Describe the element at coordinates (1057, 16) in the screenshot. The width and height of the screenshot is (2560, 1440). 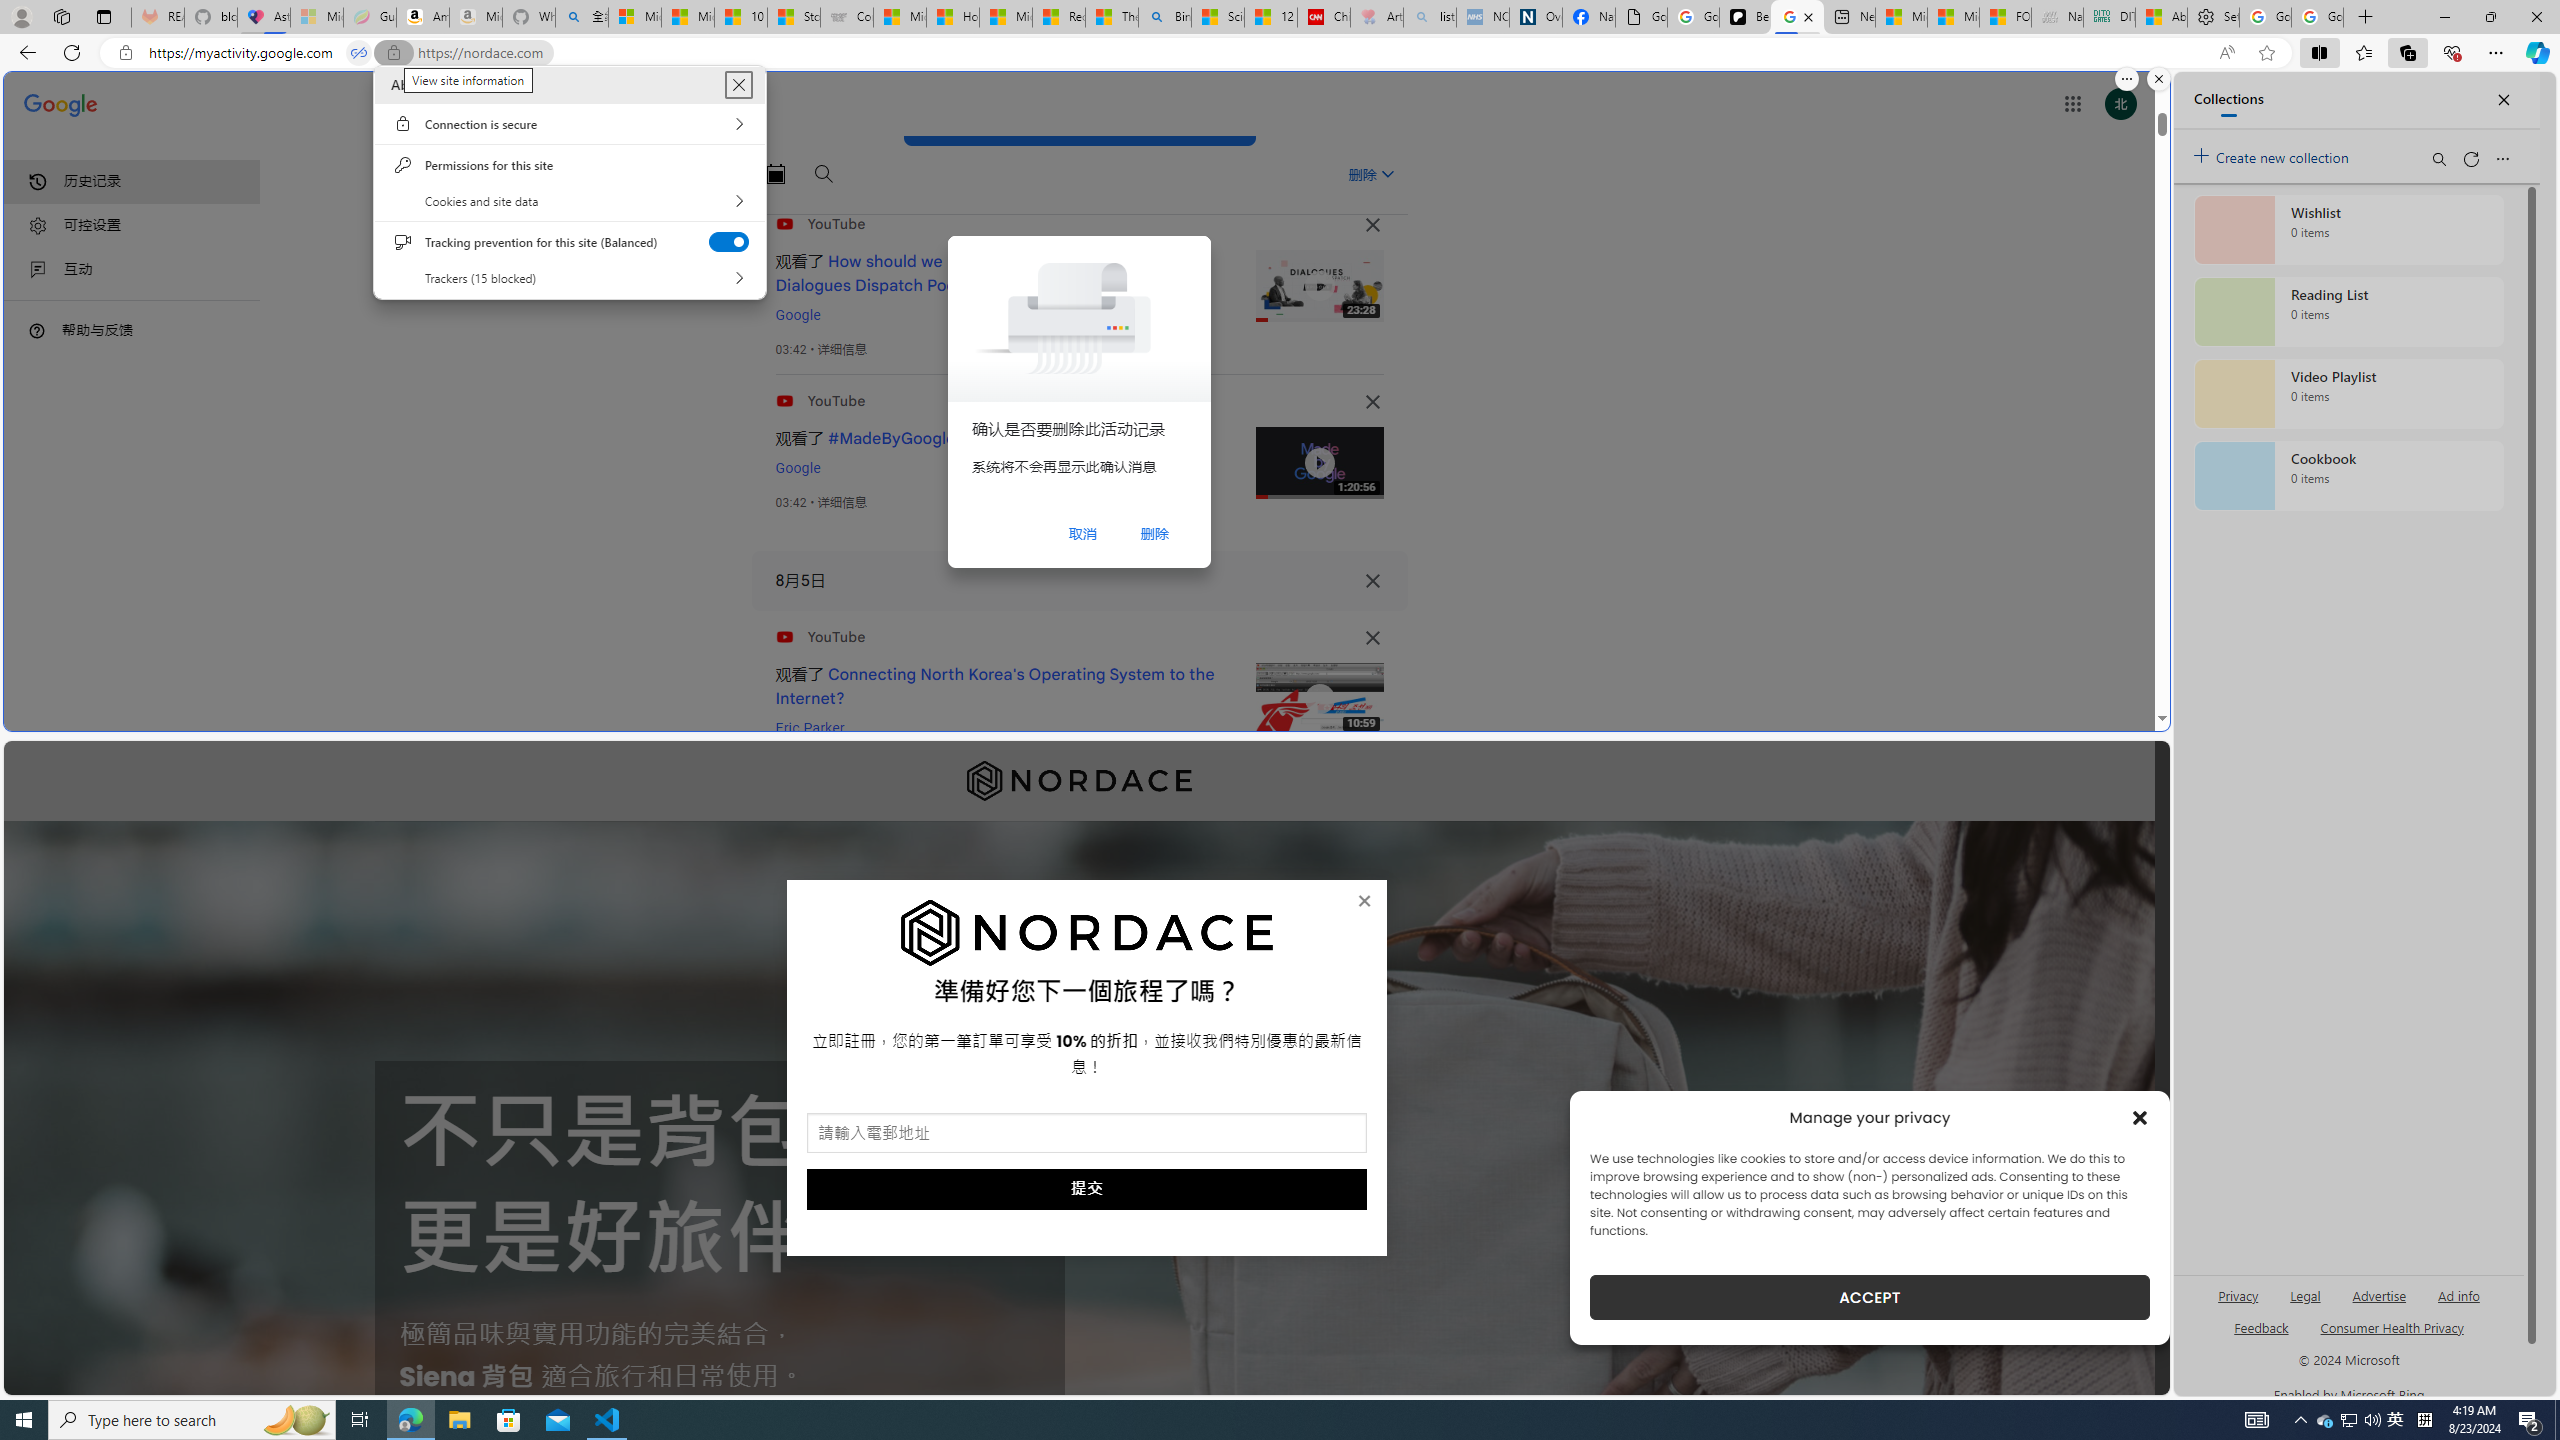
I see `'Recipes - MSN'` at that location.